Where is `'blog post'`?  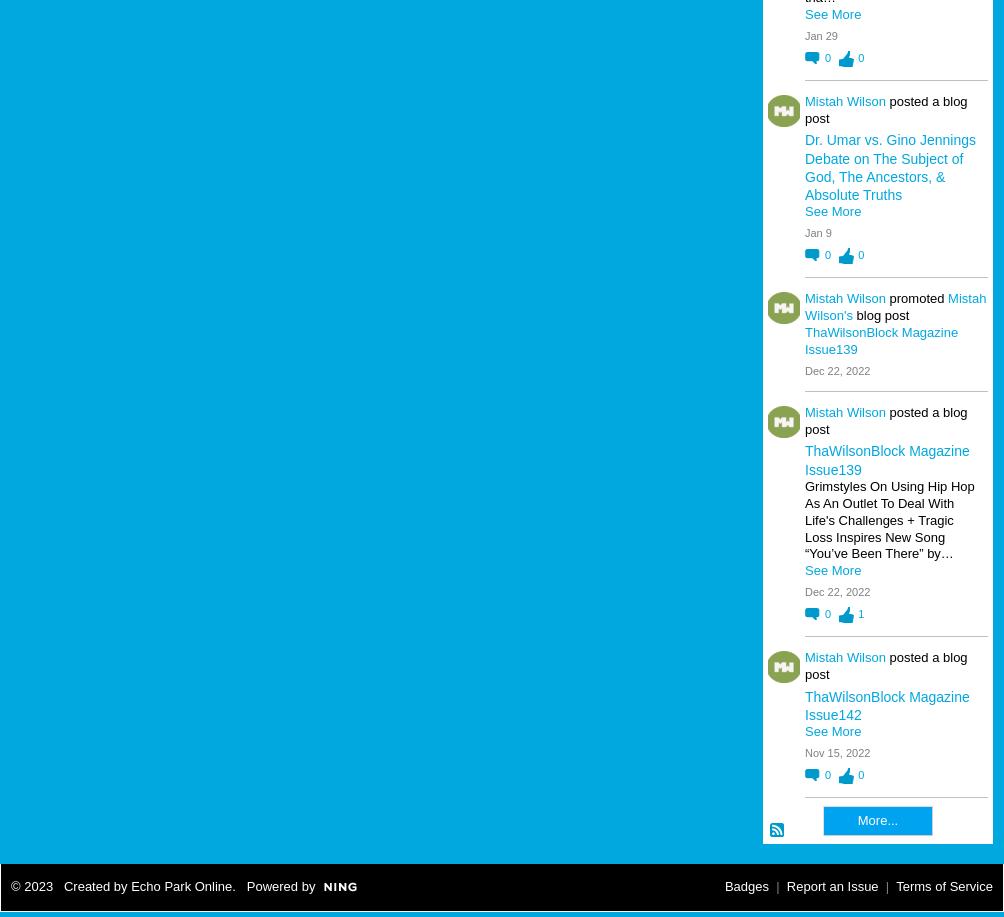 'blog post' is located at coordinates (852, 314).